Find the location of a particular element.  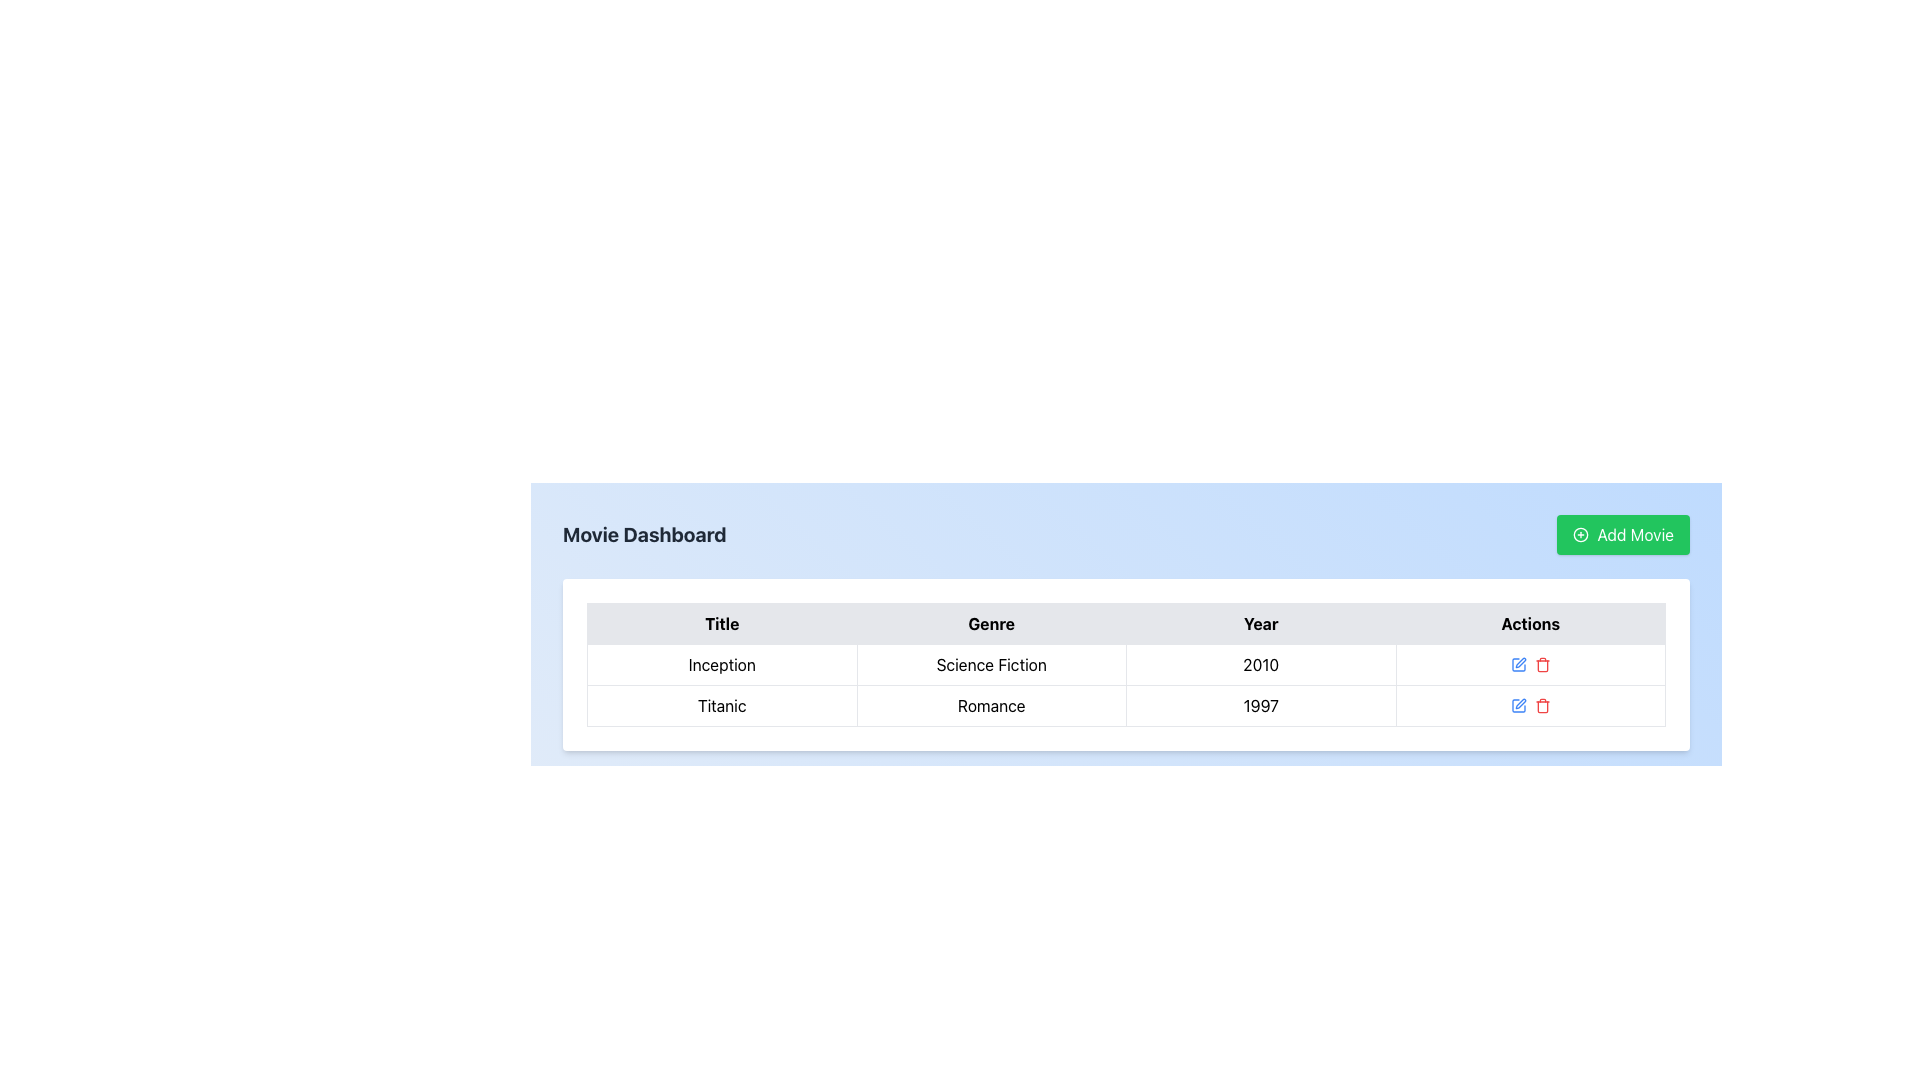

the trash bin icon representing the delete action for the movie 'Titanic' is located at coordinates (1541, 666).